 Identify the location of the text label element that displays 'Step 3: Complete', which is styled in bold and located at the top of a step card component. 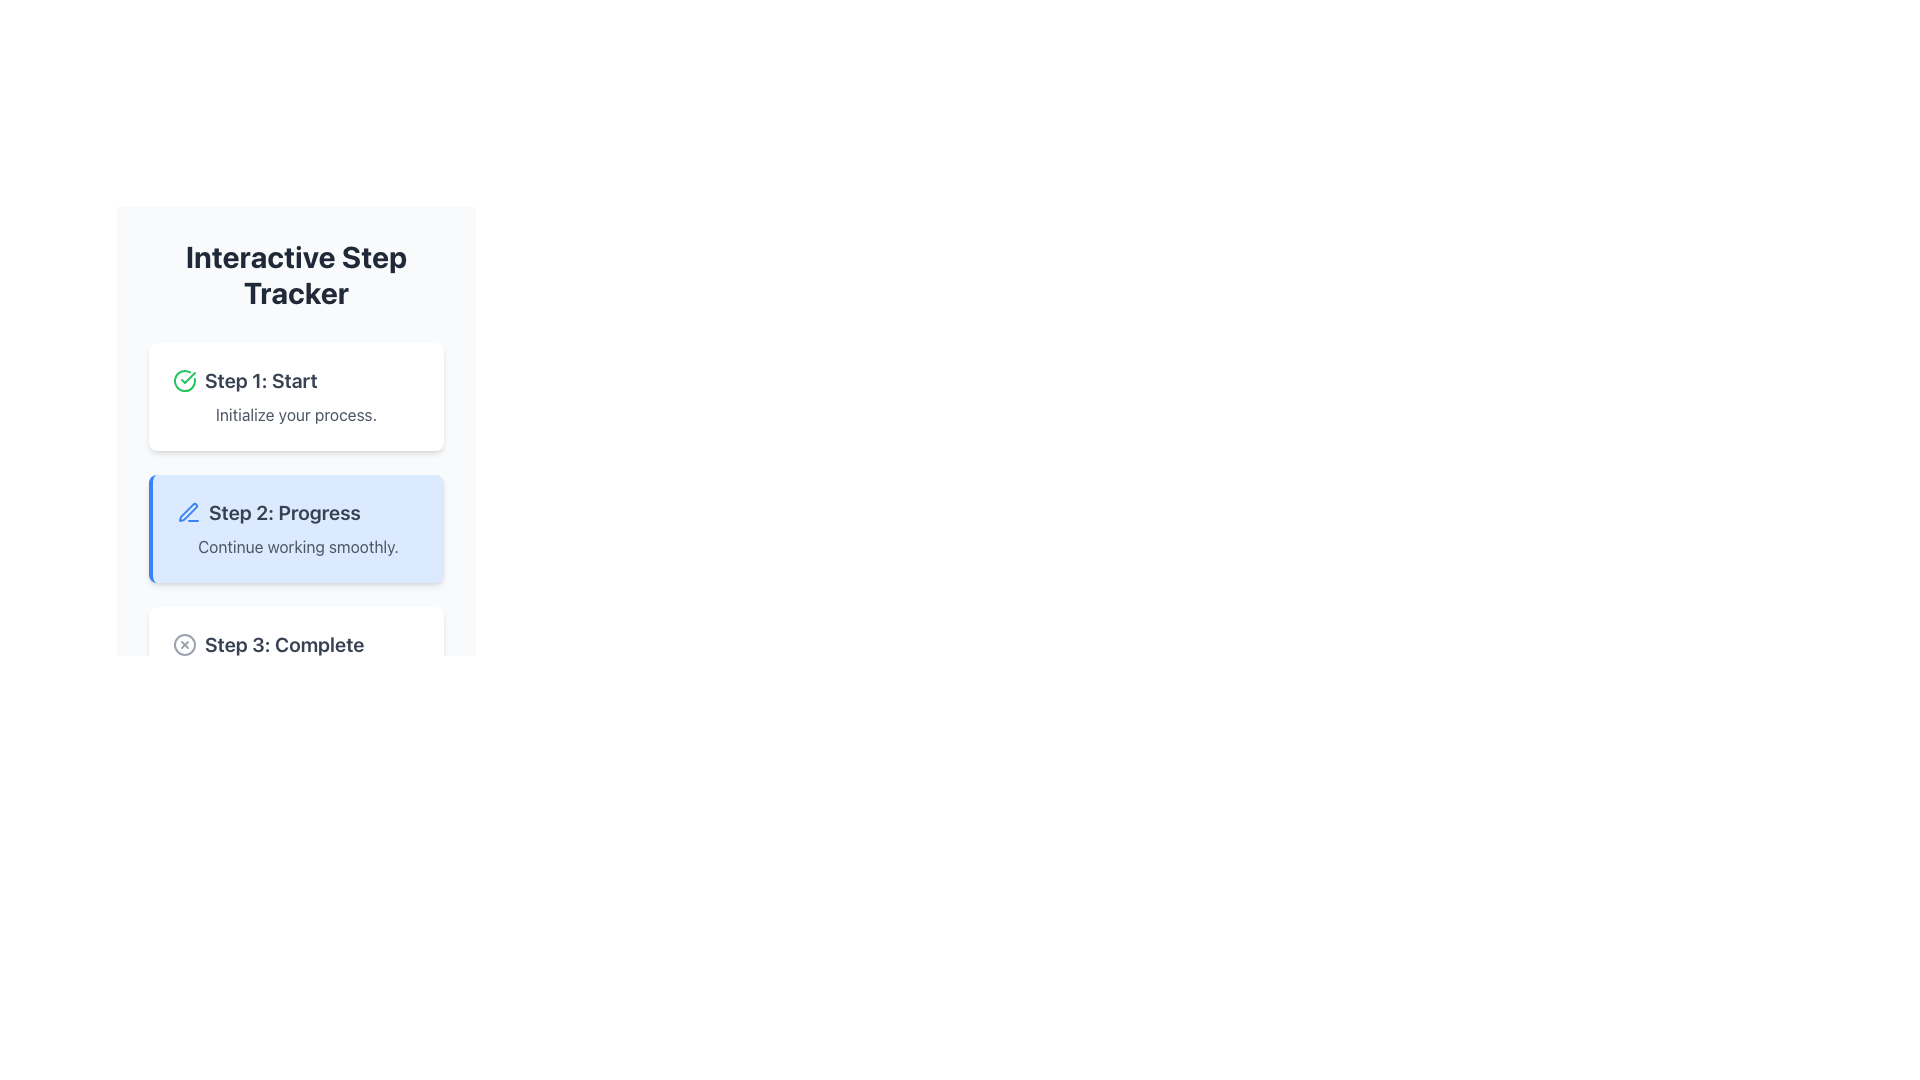
(295, 644).